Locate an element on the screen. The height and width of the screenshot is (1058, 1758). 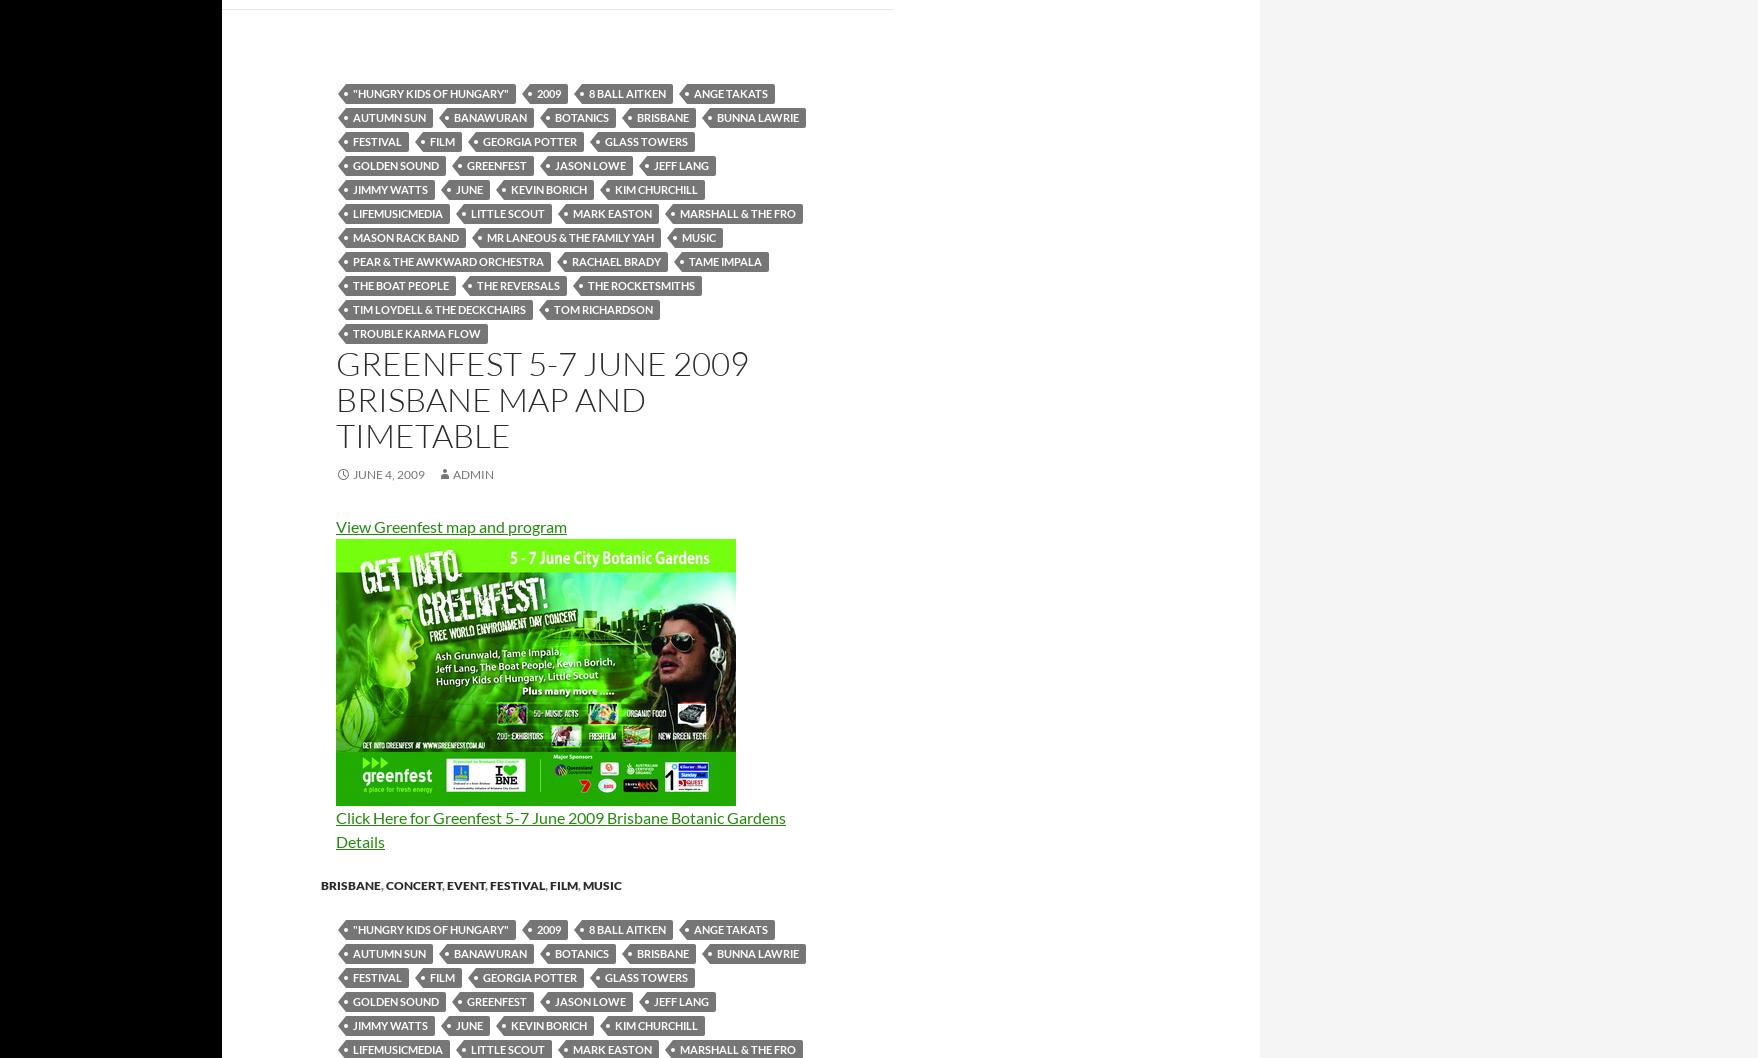
'Tom Richardson' is located at coordinates (603, 307).